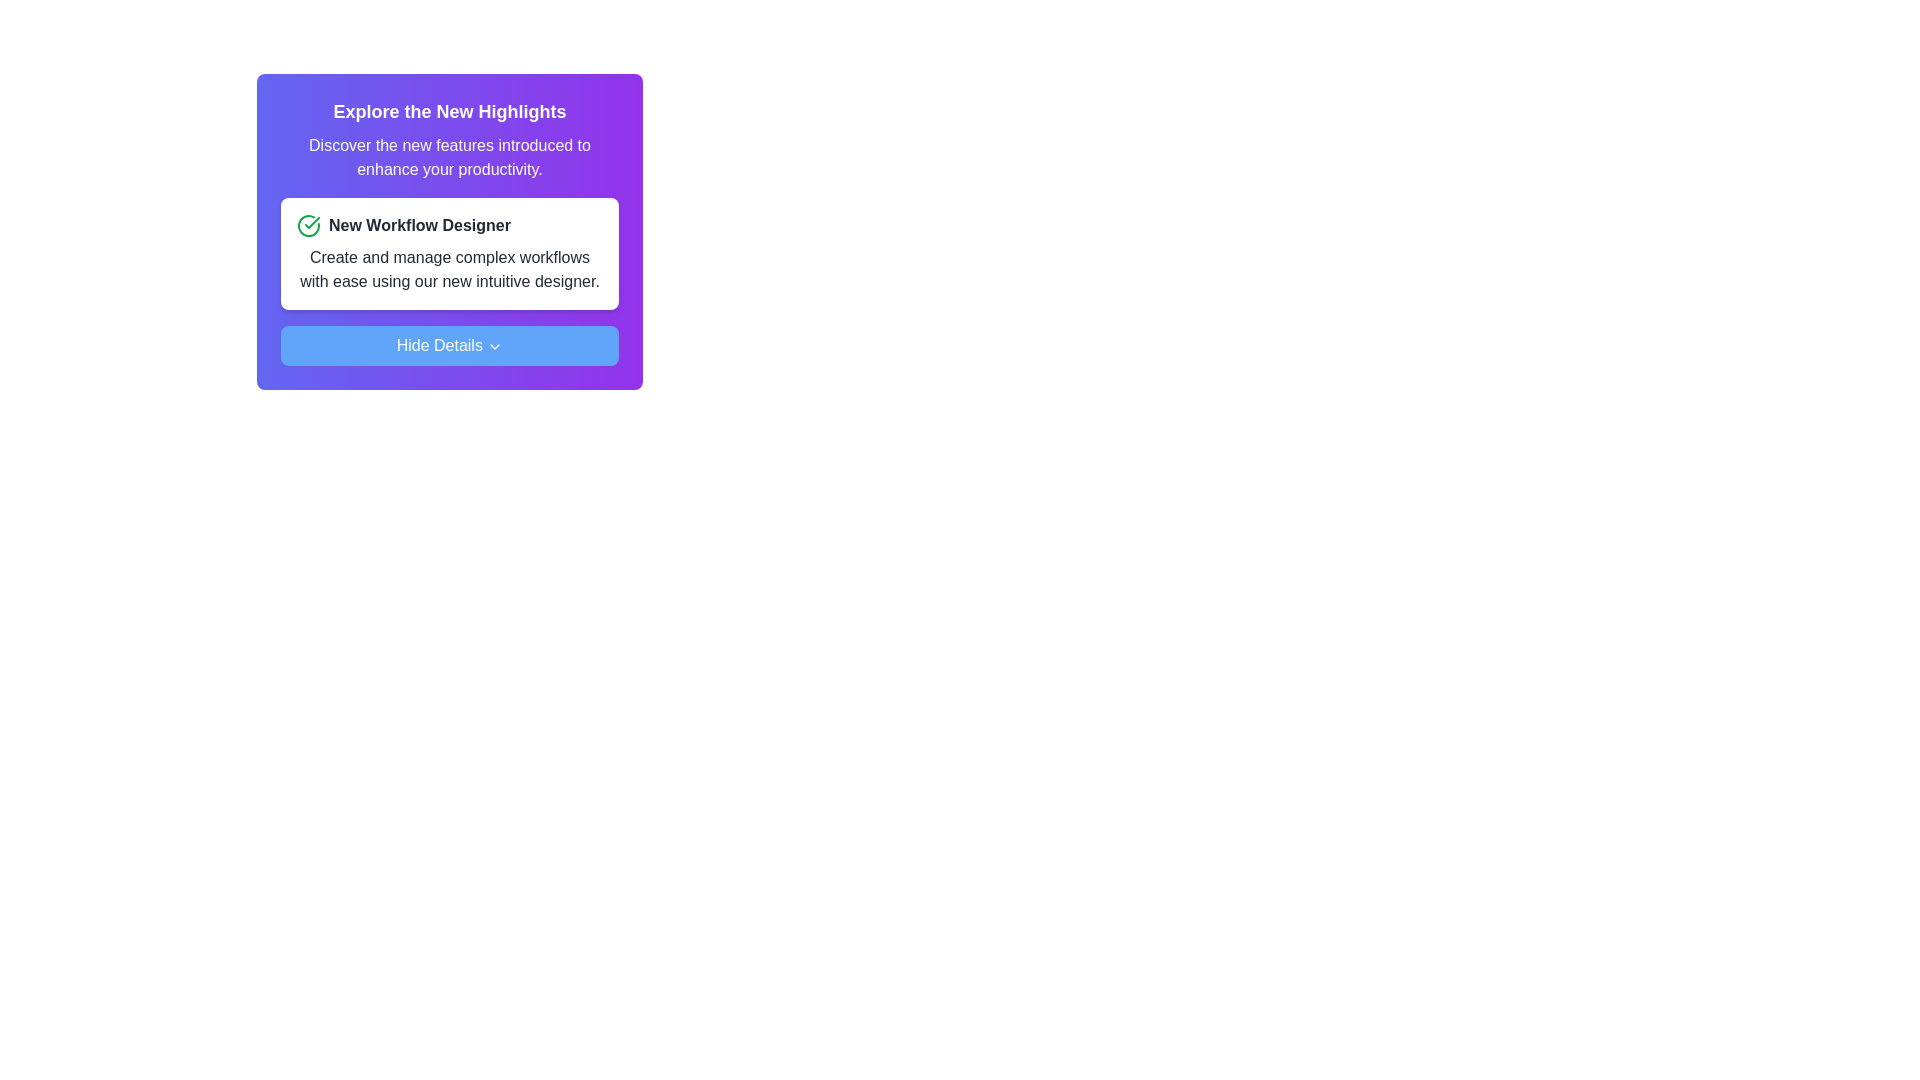 The height and width of the screenshot is (1080, 1920). What do you see at coordinates (449, 111) in the screenshot?
I see `the bold text header that says 'Explore the New Highlights', which is styled in white against a gradient purple background` at bounding box center [449, 111].